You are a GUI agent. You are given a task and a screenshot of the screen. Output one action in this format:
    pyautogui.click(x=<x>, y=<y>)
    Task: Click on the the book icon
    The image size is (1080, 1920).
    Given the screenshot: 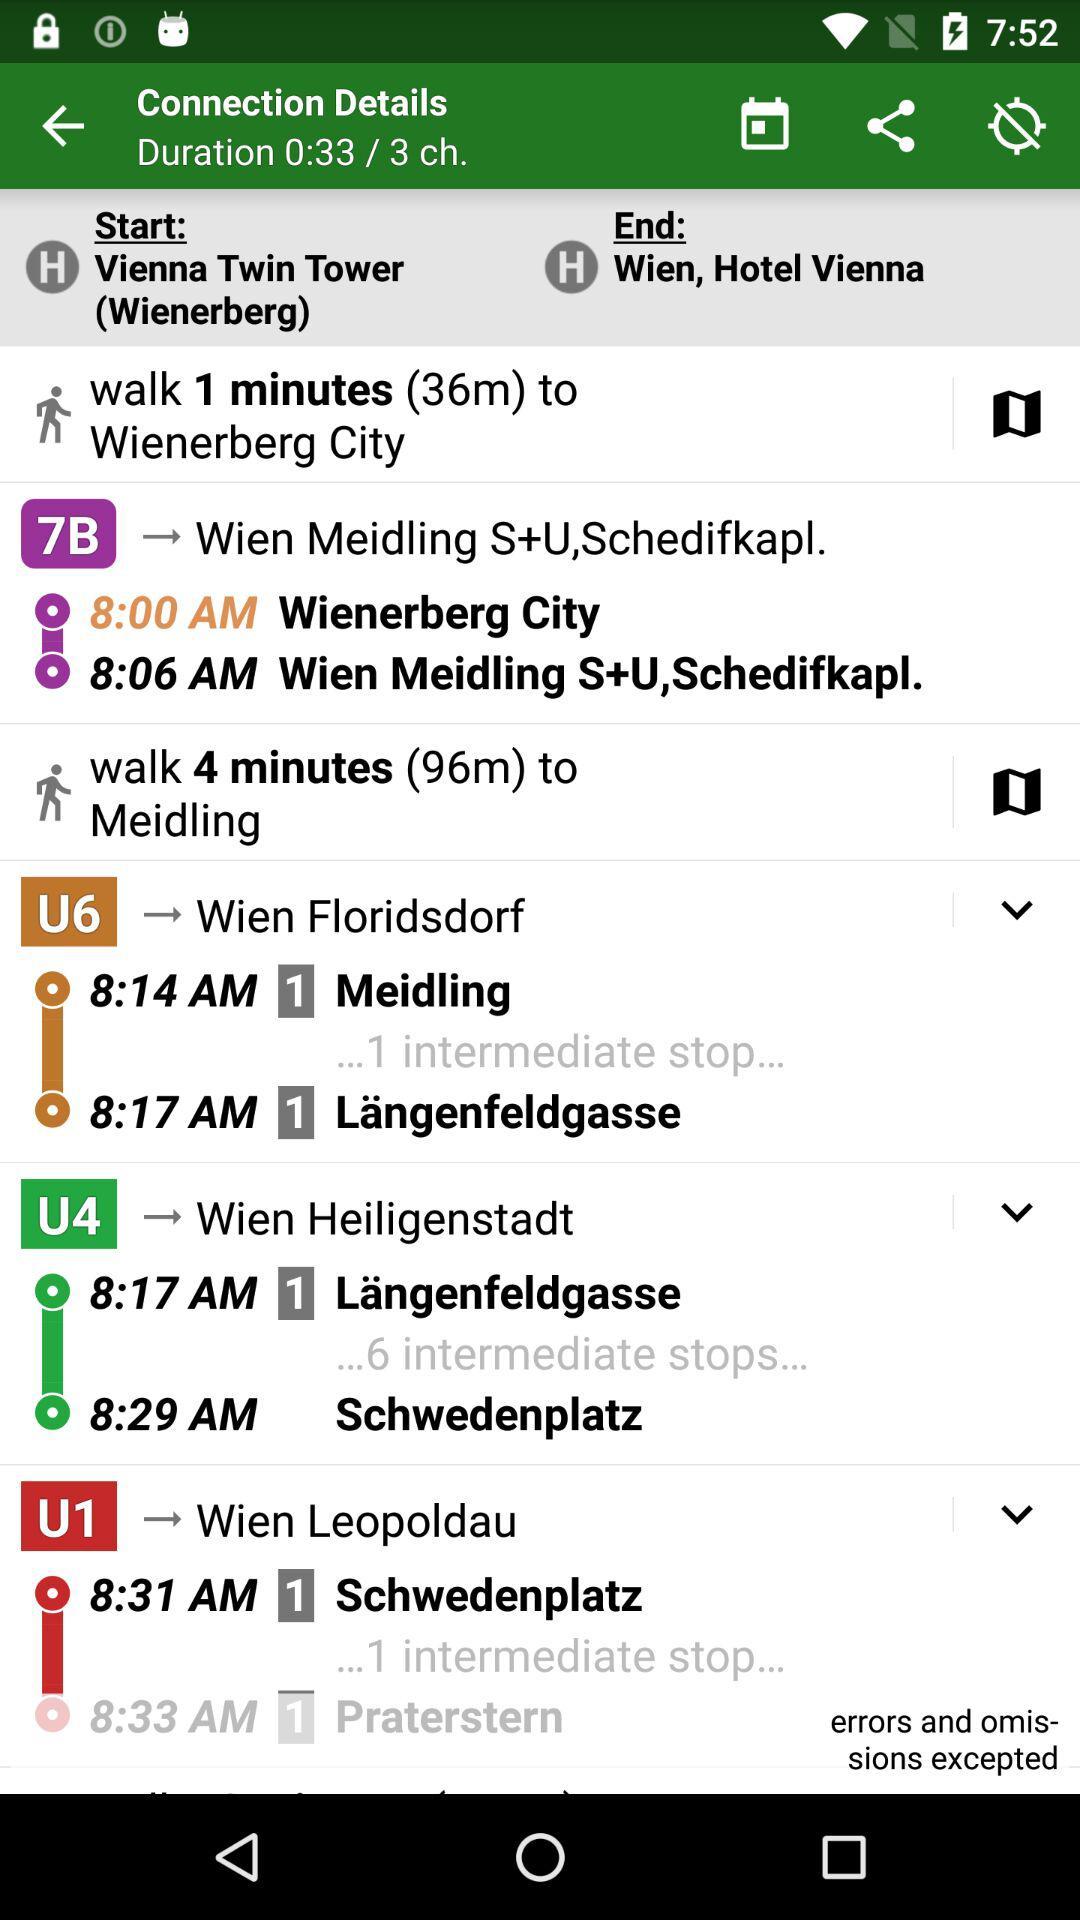 What is the action you would take?
    pyautogui.click(x=1017, y=442)
    